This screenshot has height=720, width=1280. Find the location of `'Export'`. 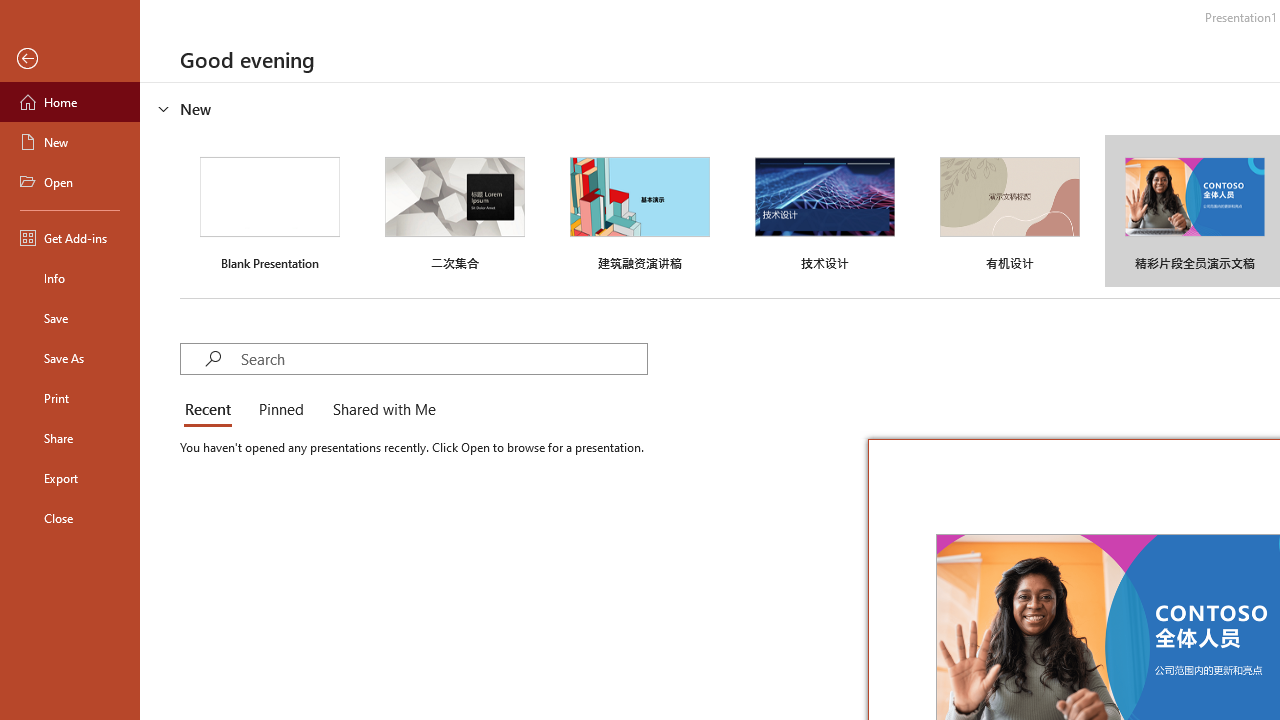

'Export' is located at coordinates (69, 478).